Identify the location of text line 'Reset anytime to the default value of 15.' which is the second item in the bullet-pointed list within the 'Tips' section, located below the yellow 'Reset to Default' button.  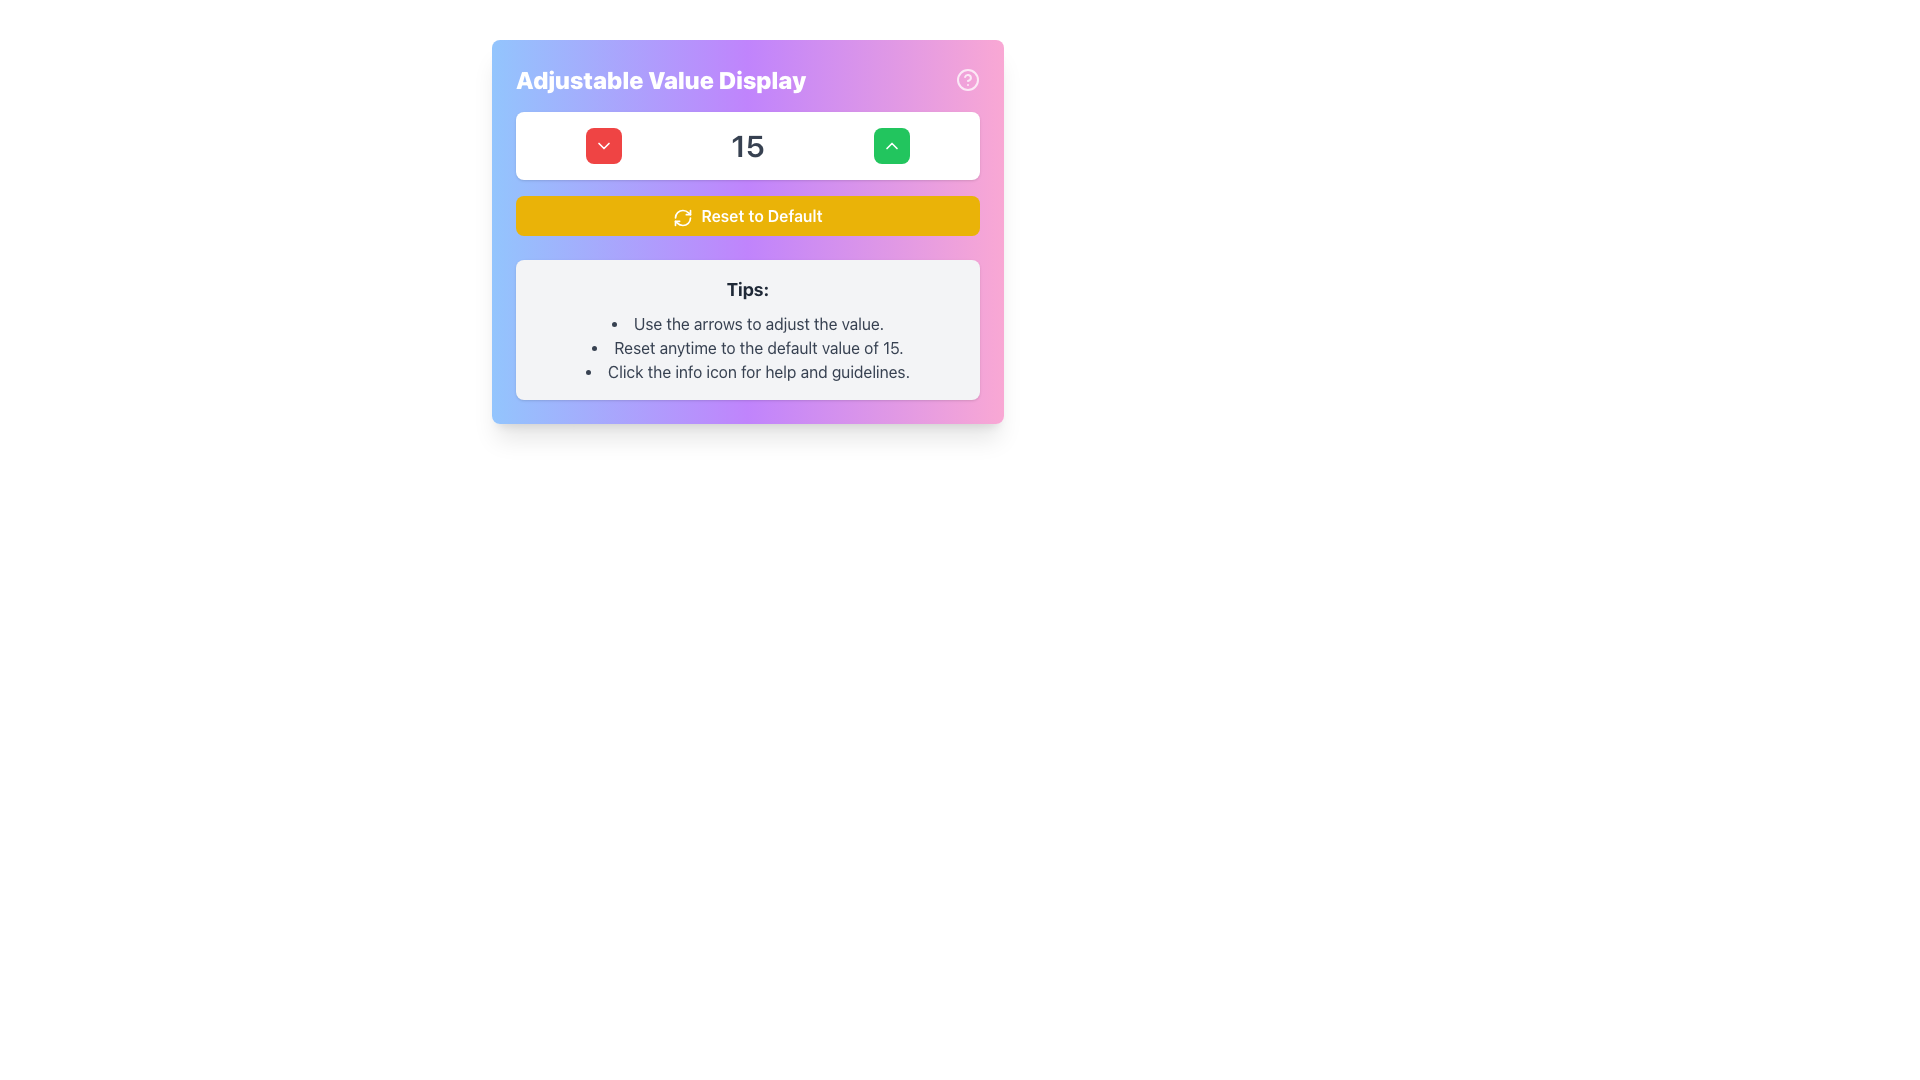
(747, 346).